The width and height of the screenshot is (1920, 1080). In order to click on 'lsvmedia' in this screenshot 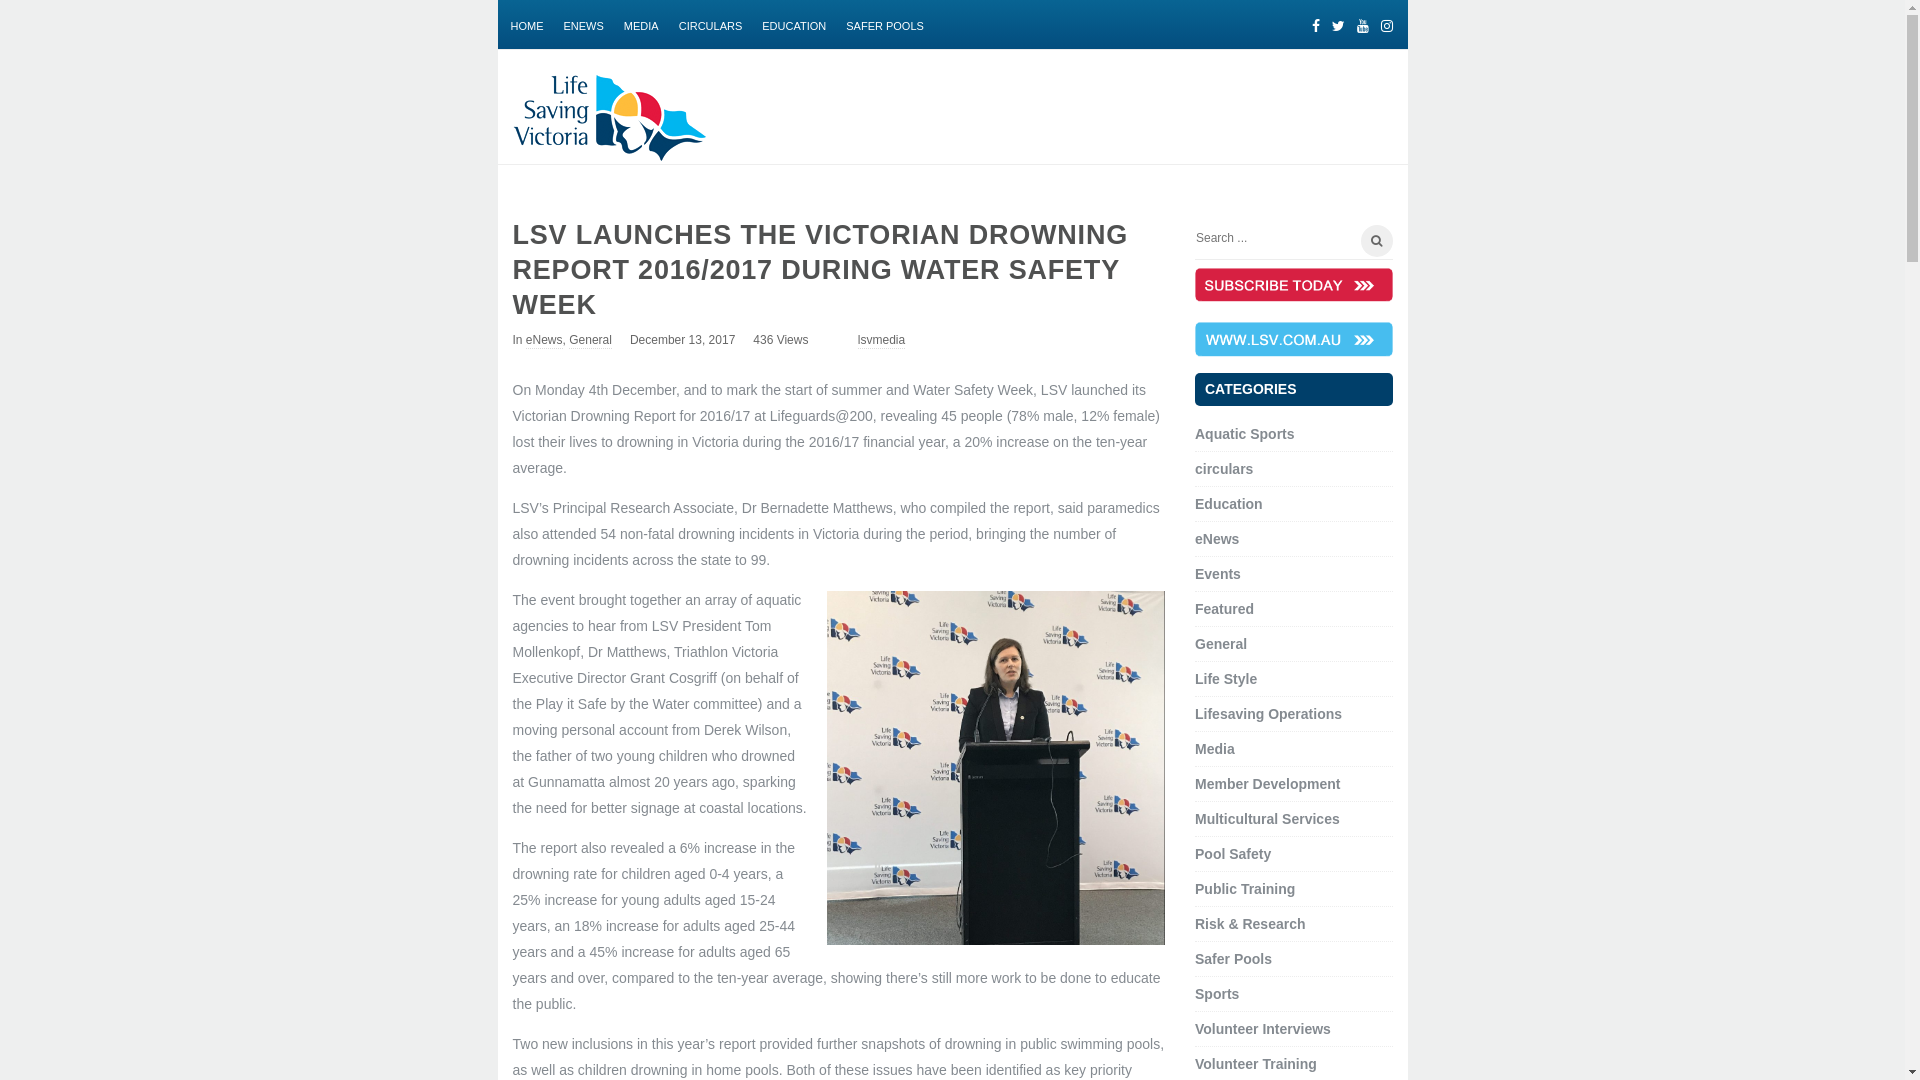, I will do `click(858, 339)`.